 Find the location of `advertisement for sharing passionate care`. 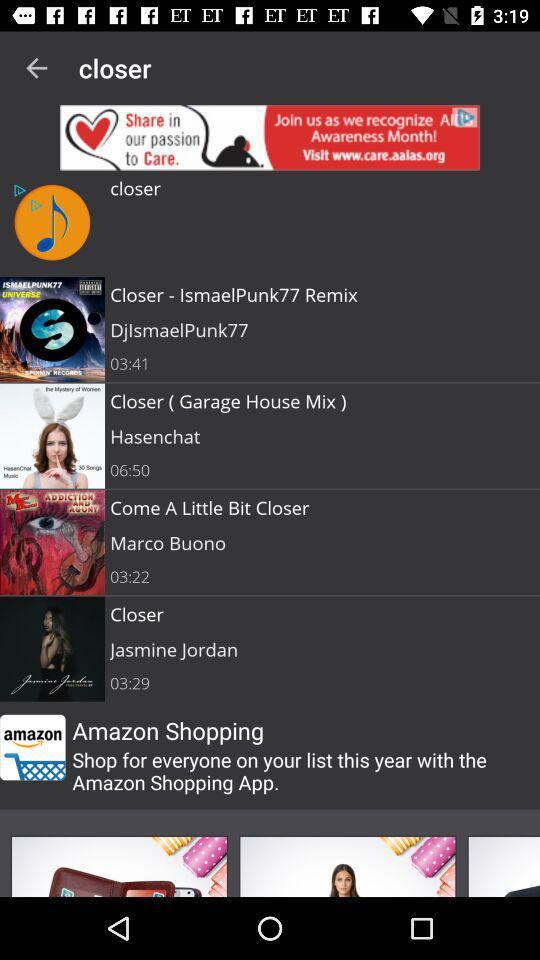

advertisement for sharing passionate care is located at coordinates (270, 136).